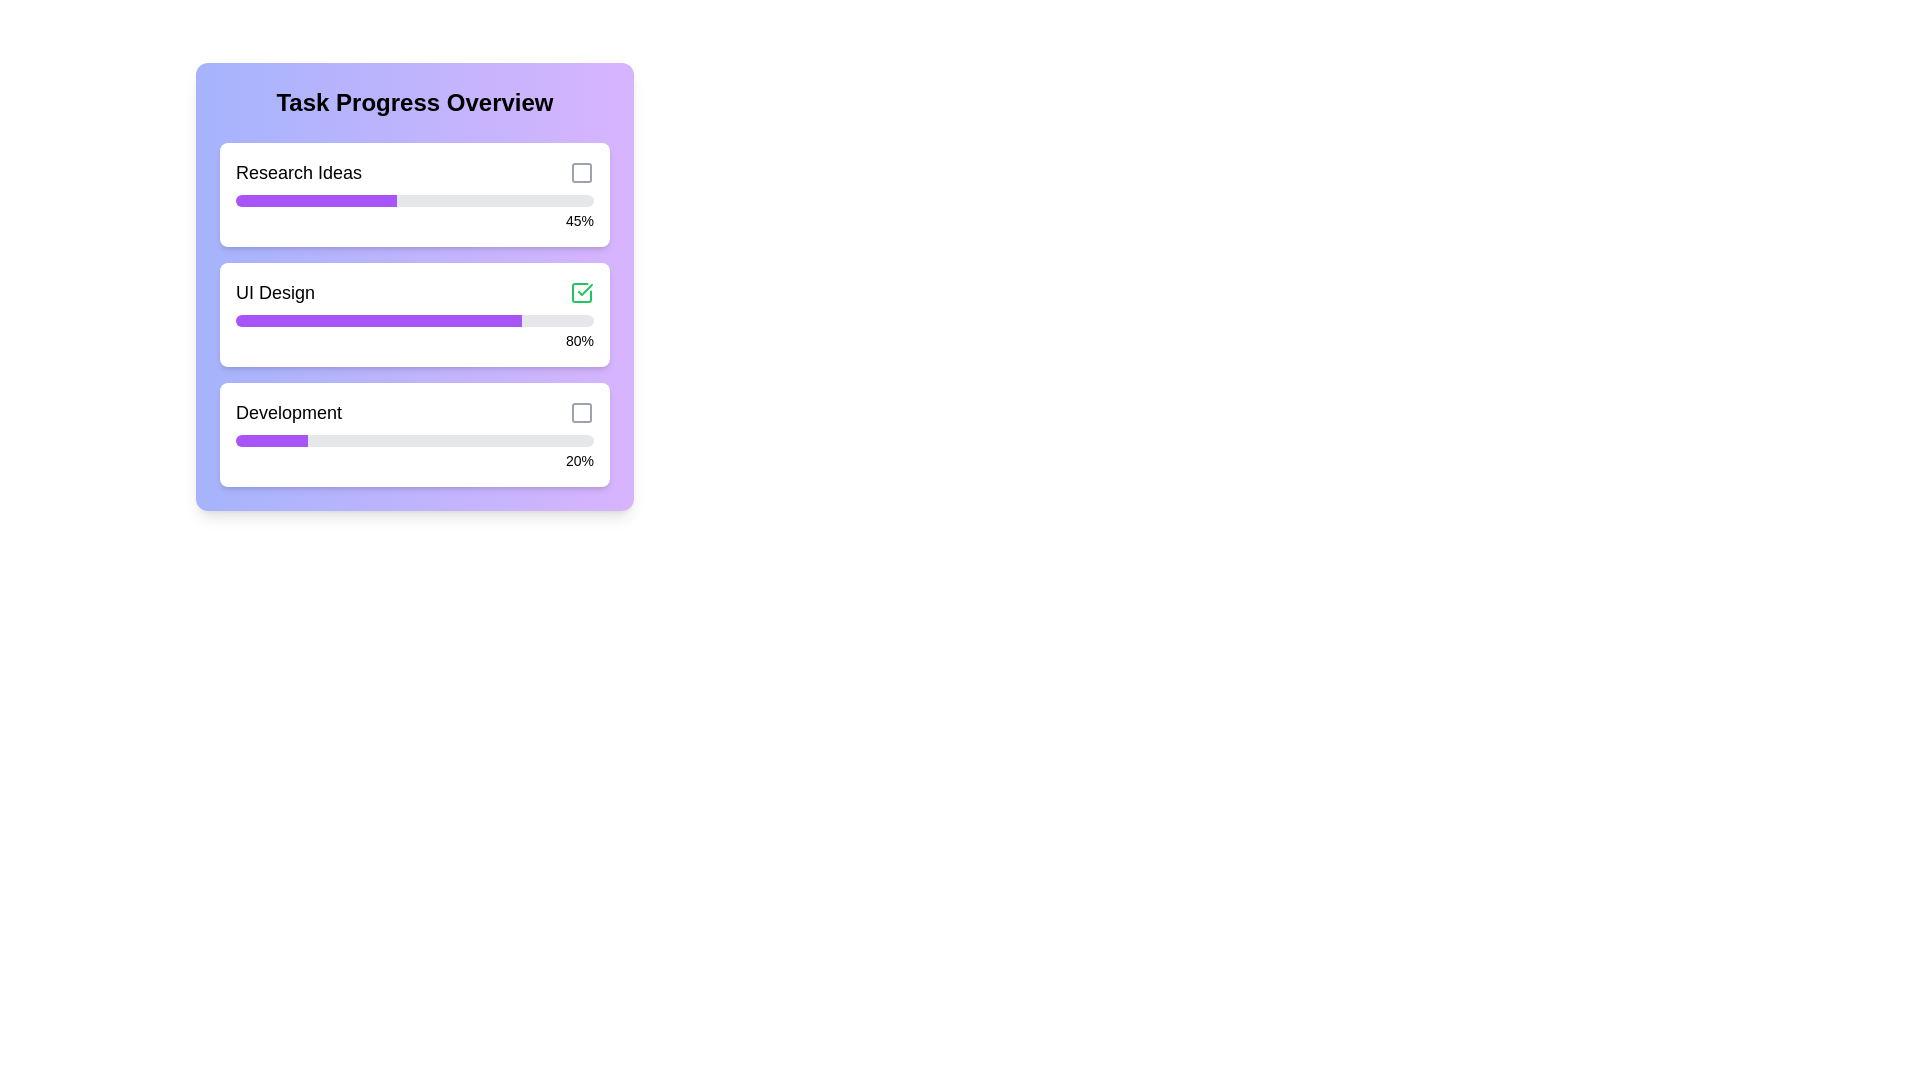 The height and width of the screenshot is (1080, 1920). Describe the element at coordinates (270, 439) in the screenshot. I see `the Progress Bar Segment at the start of the progress bar for the 'Development' task, which indicates a 20% completion level` at that location.